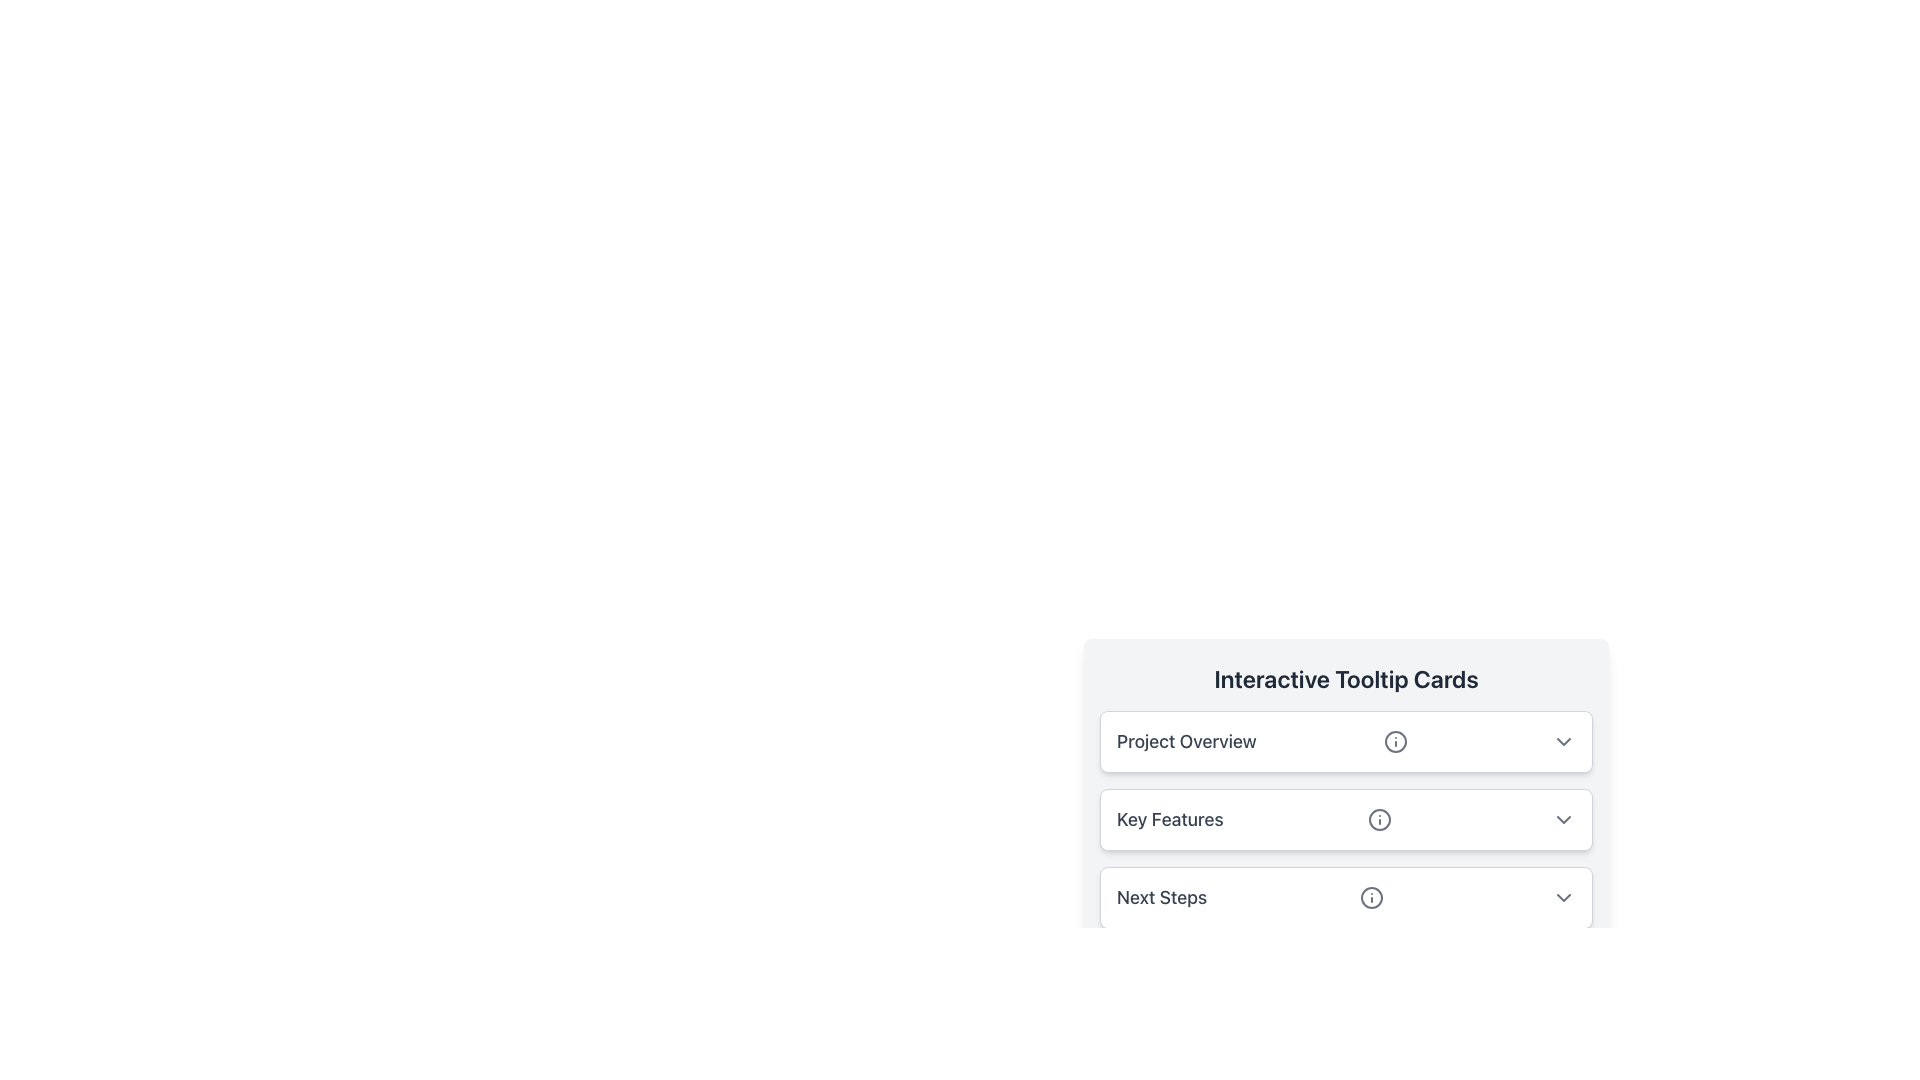 The height and width of the screenshot is (1080, 1920). Describe the element at coordinates (1395, 741) in the screenshot. I see `the circular information indicator icon next to the 'Project Overview' text in the interactive tooltip interface` at that location.